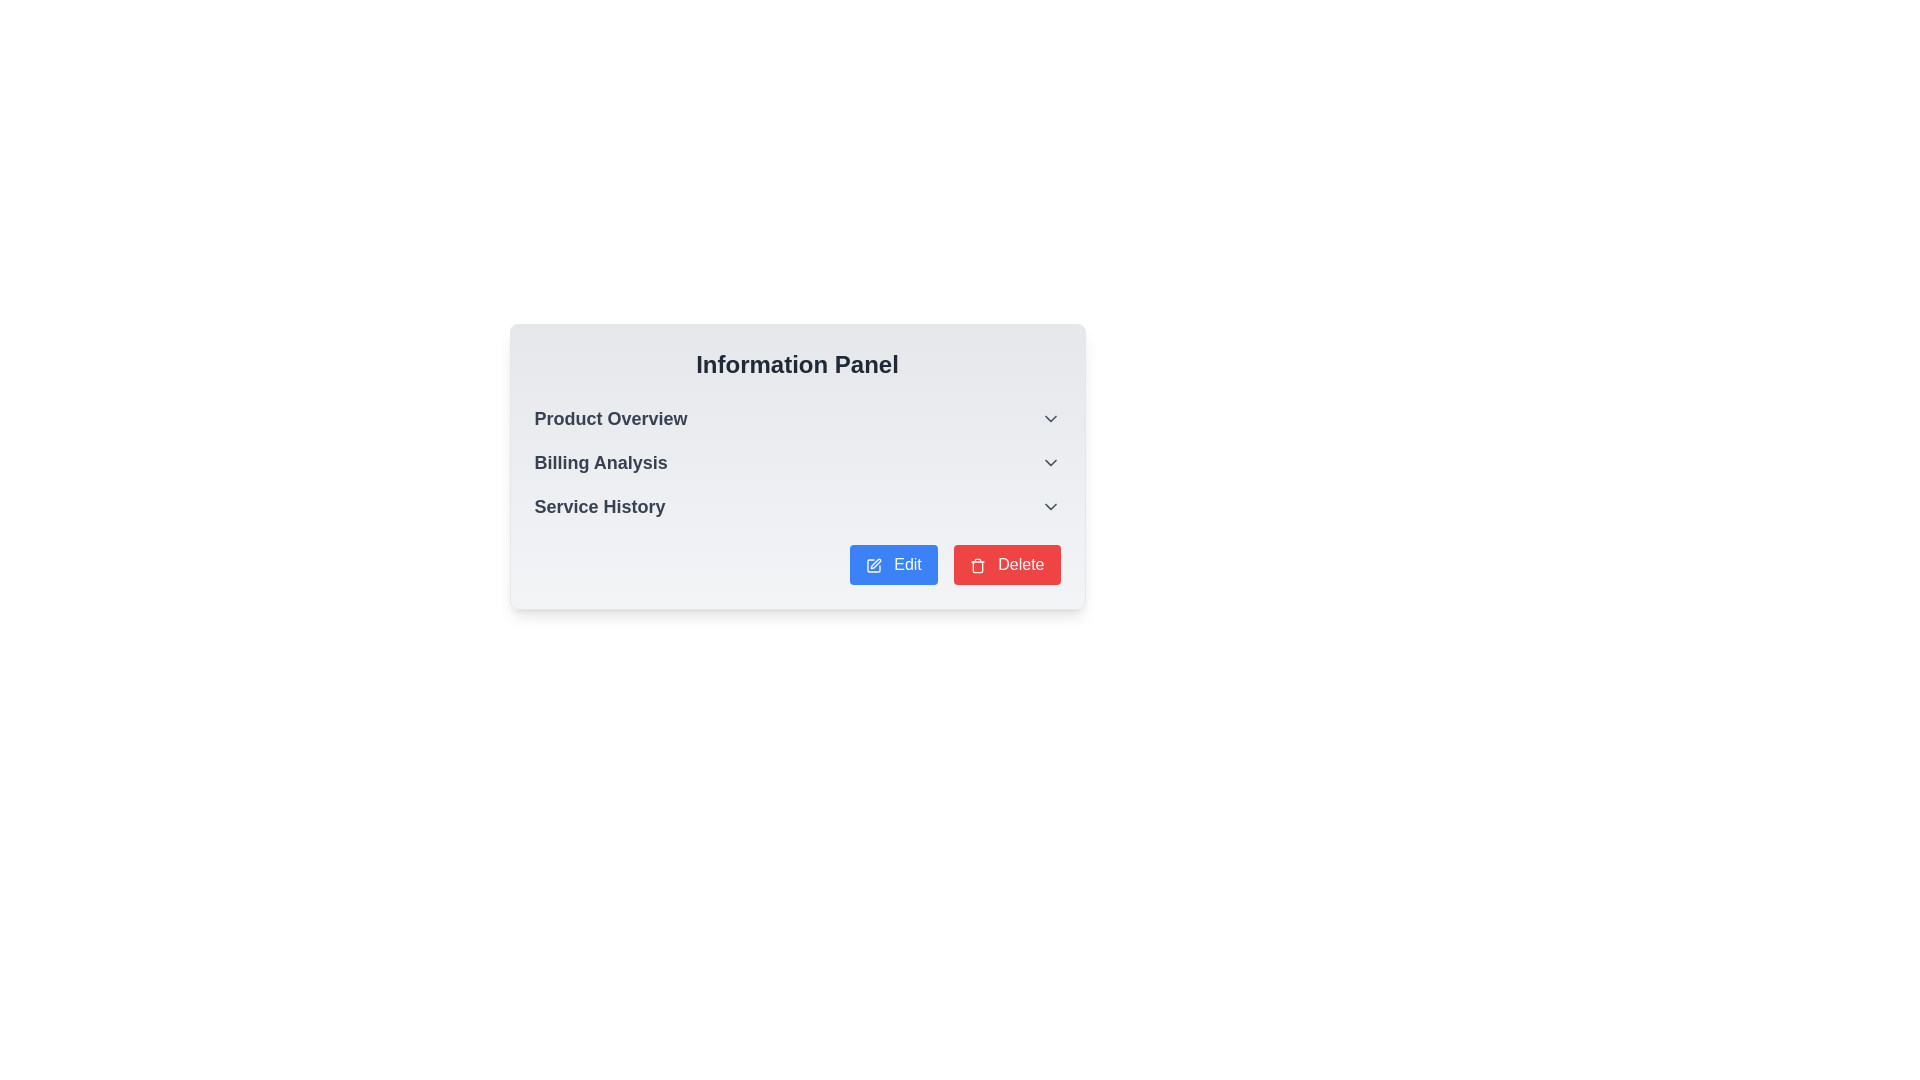  What do you see at coordinates (892, 564) in the screenshot?
I see `the edit button located in the bottom right section of the 'Information Panel' to activate its hover effect` at bounding box center [892, 564].